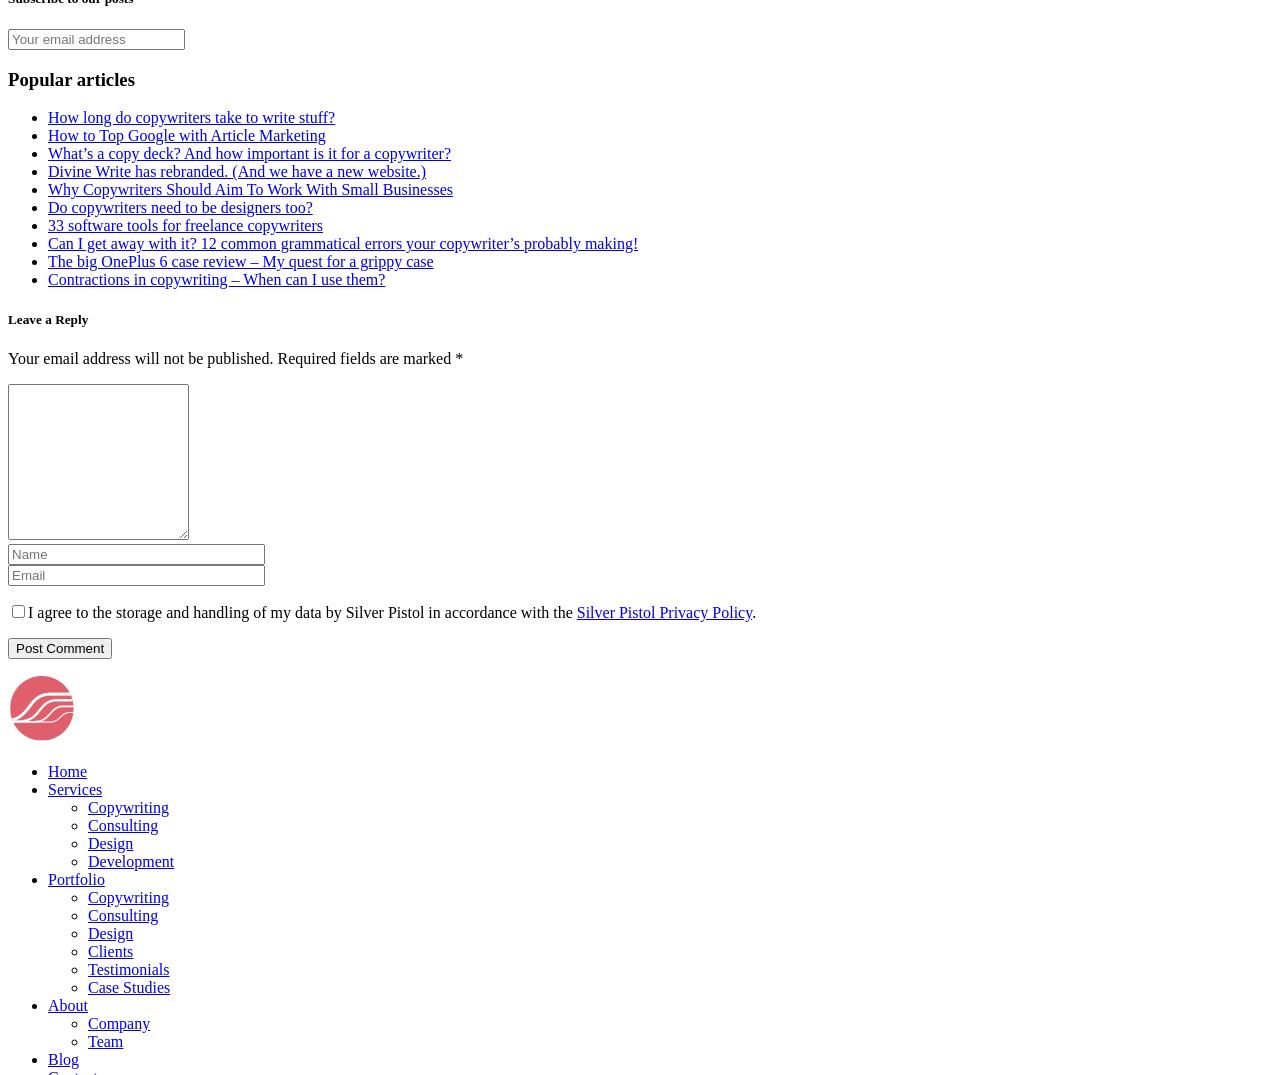 The image size is (1280, 1075). What do you see at coordinates (48, 171) in the screenshot?
I see `'Divine Write has rebranded. (And we have a new website.)'` at bounding box center [48, 171].